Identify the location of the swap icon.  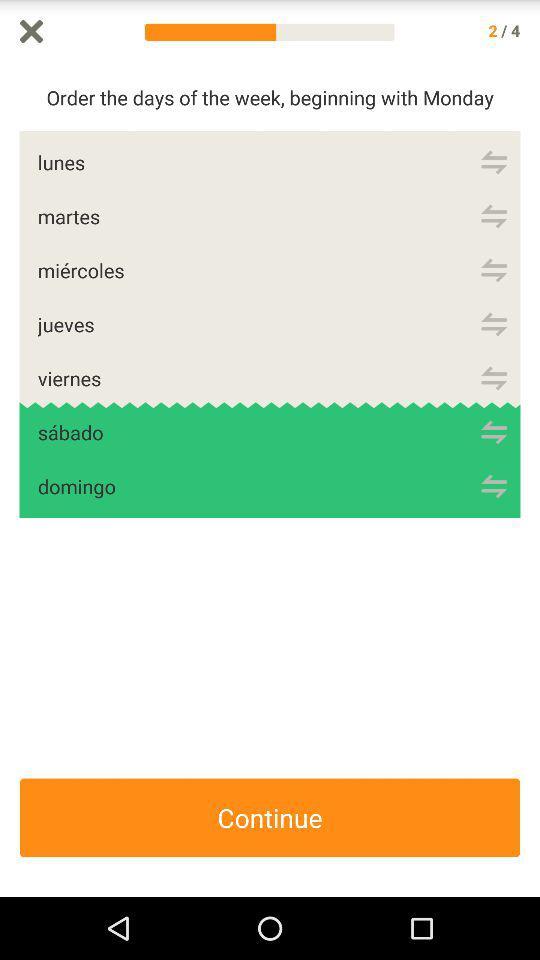
(493, 347).